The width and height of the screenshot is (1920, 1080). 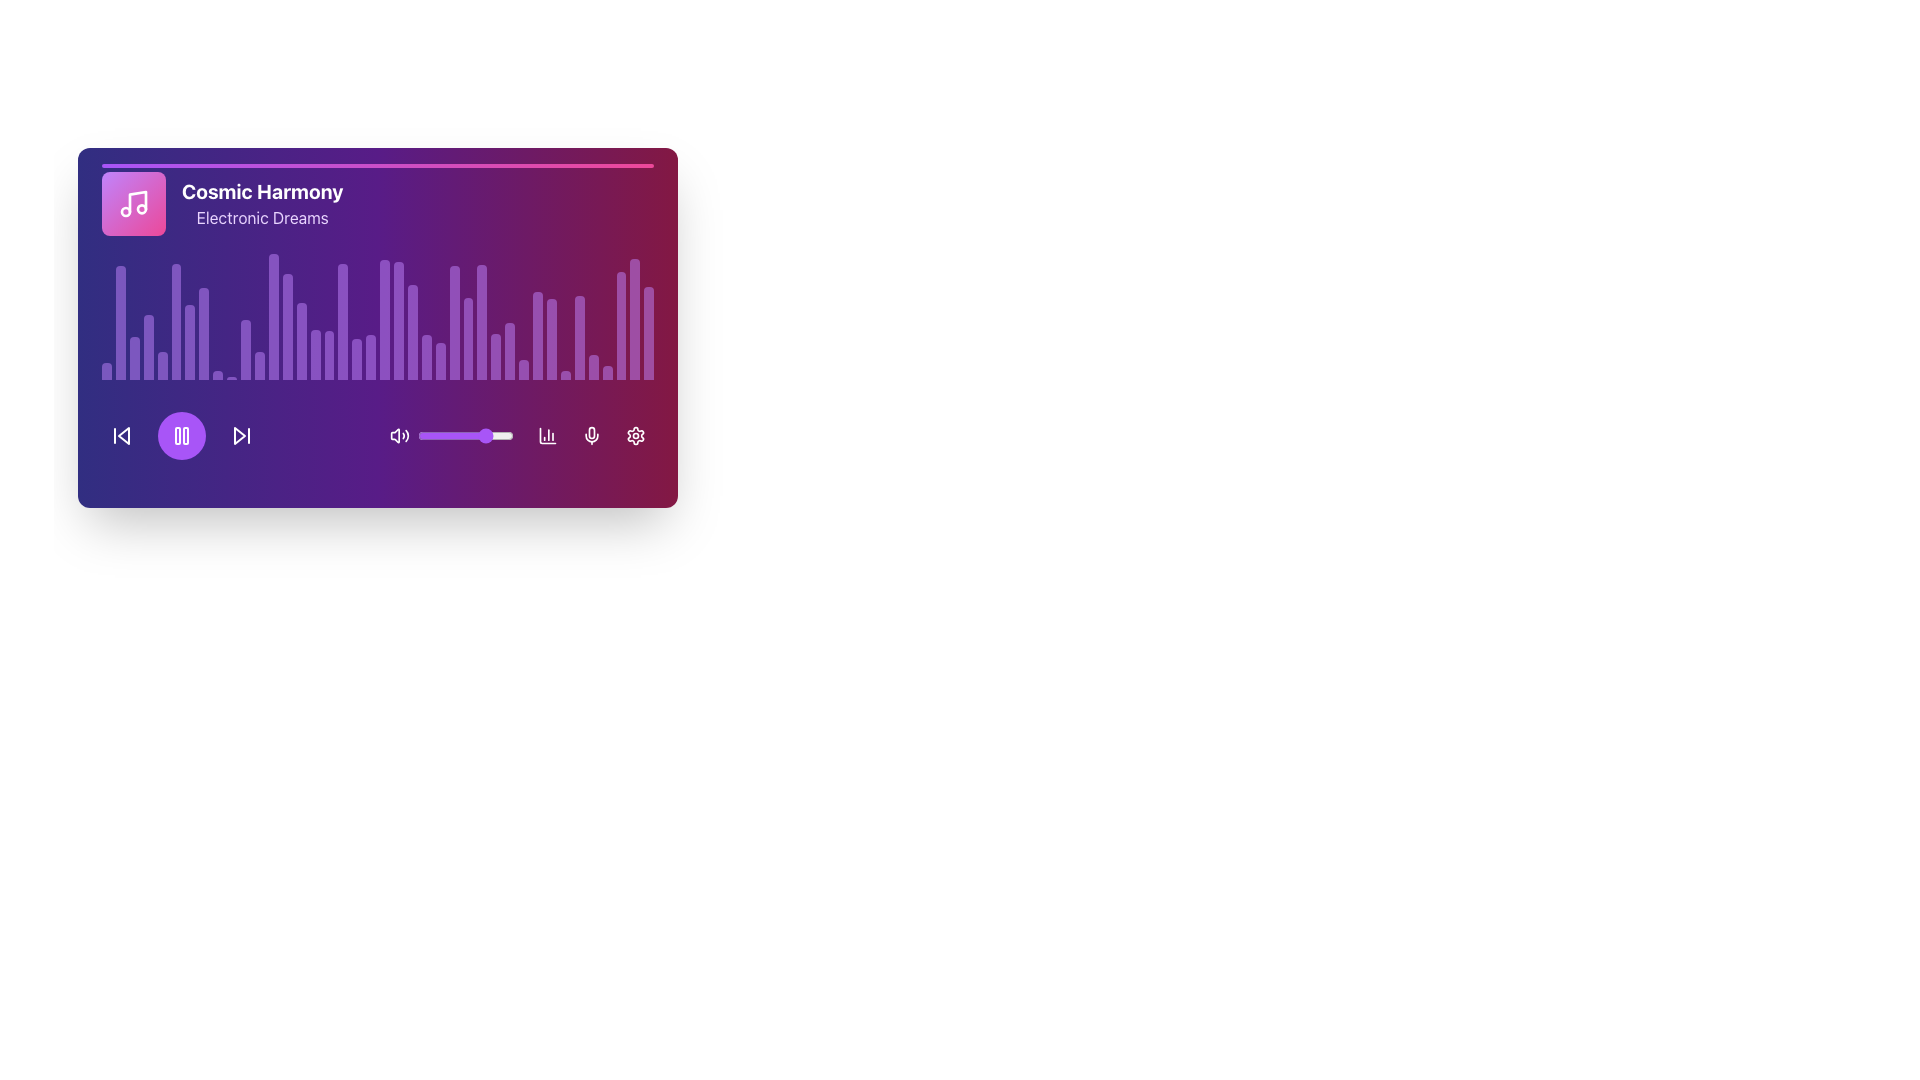 I want to click on the 26th vertical bar of the graphical equalizer, so click(x=453, y=321).